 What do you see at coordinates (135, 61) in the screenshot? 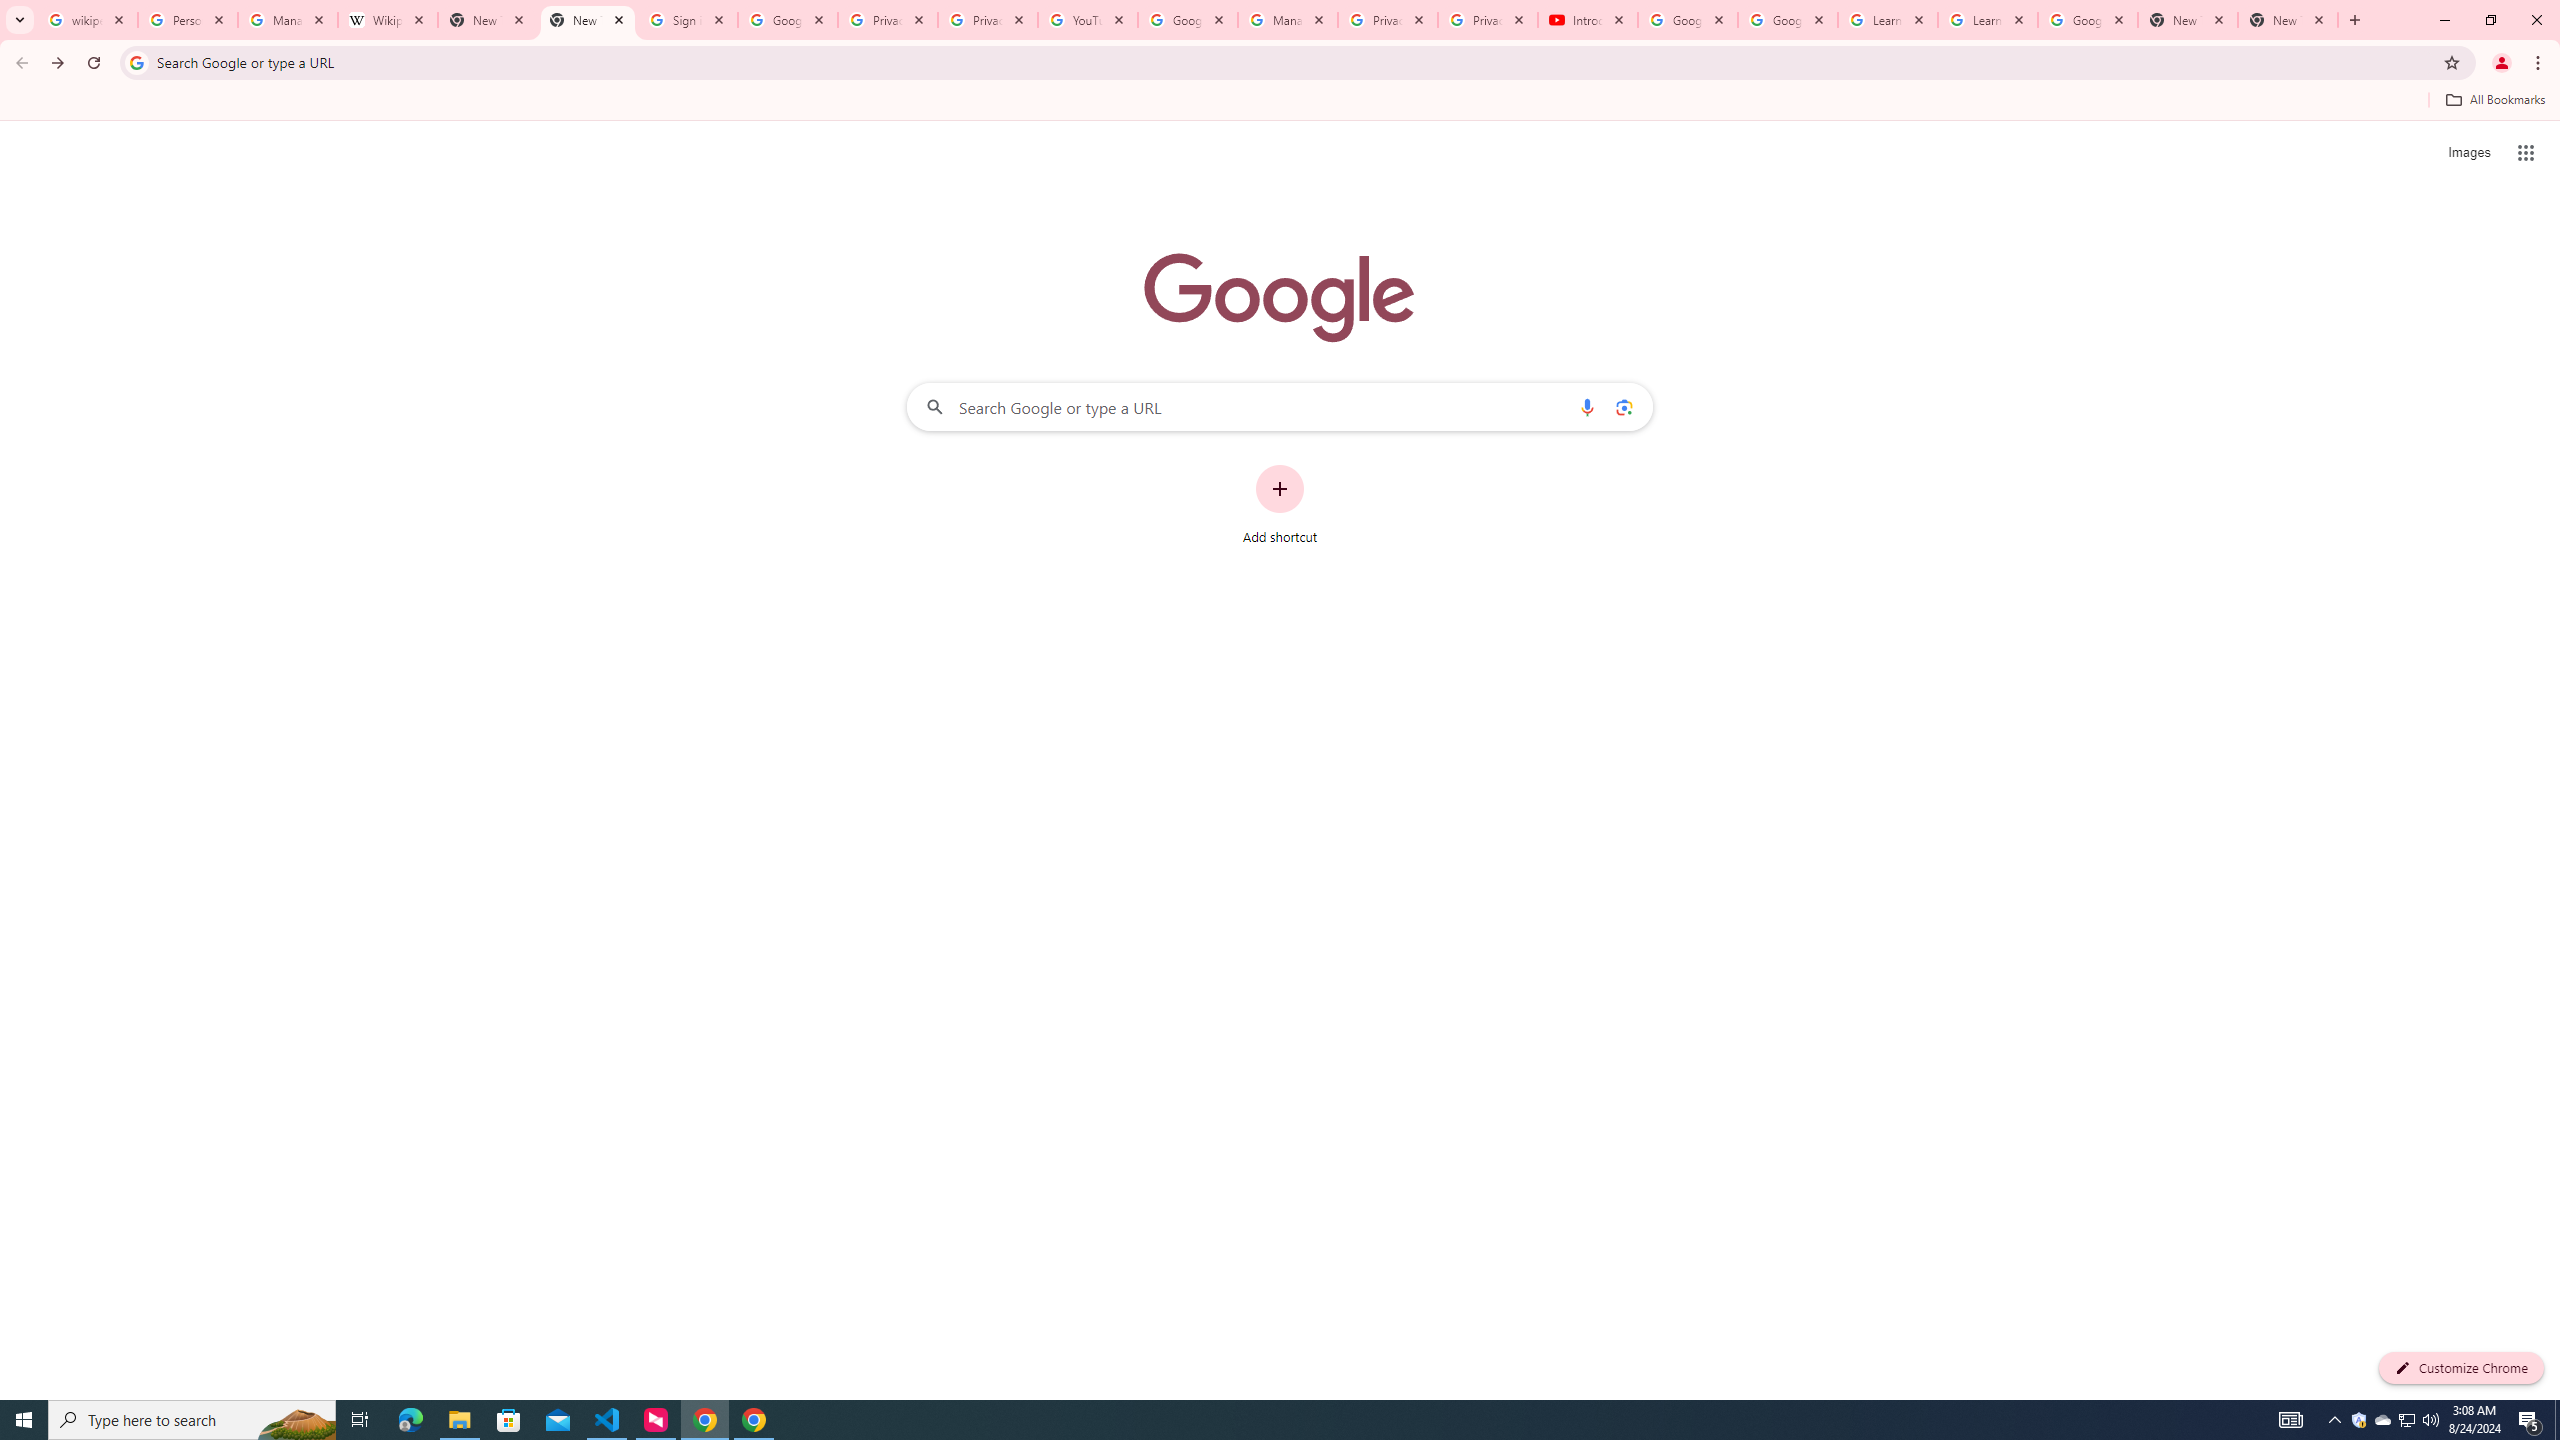
I see `'Search icon'` at bounding box center [135, 61].